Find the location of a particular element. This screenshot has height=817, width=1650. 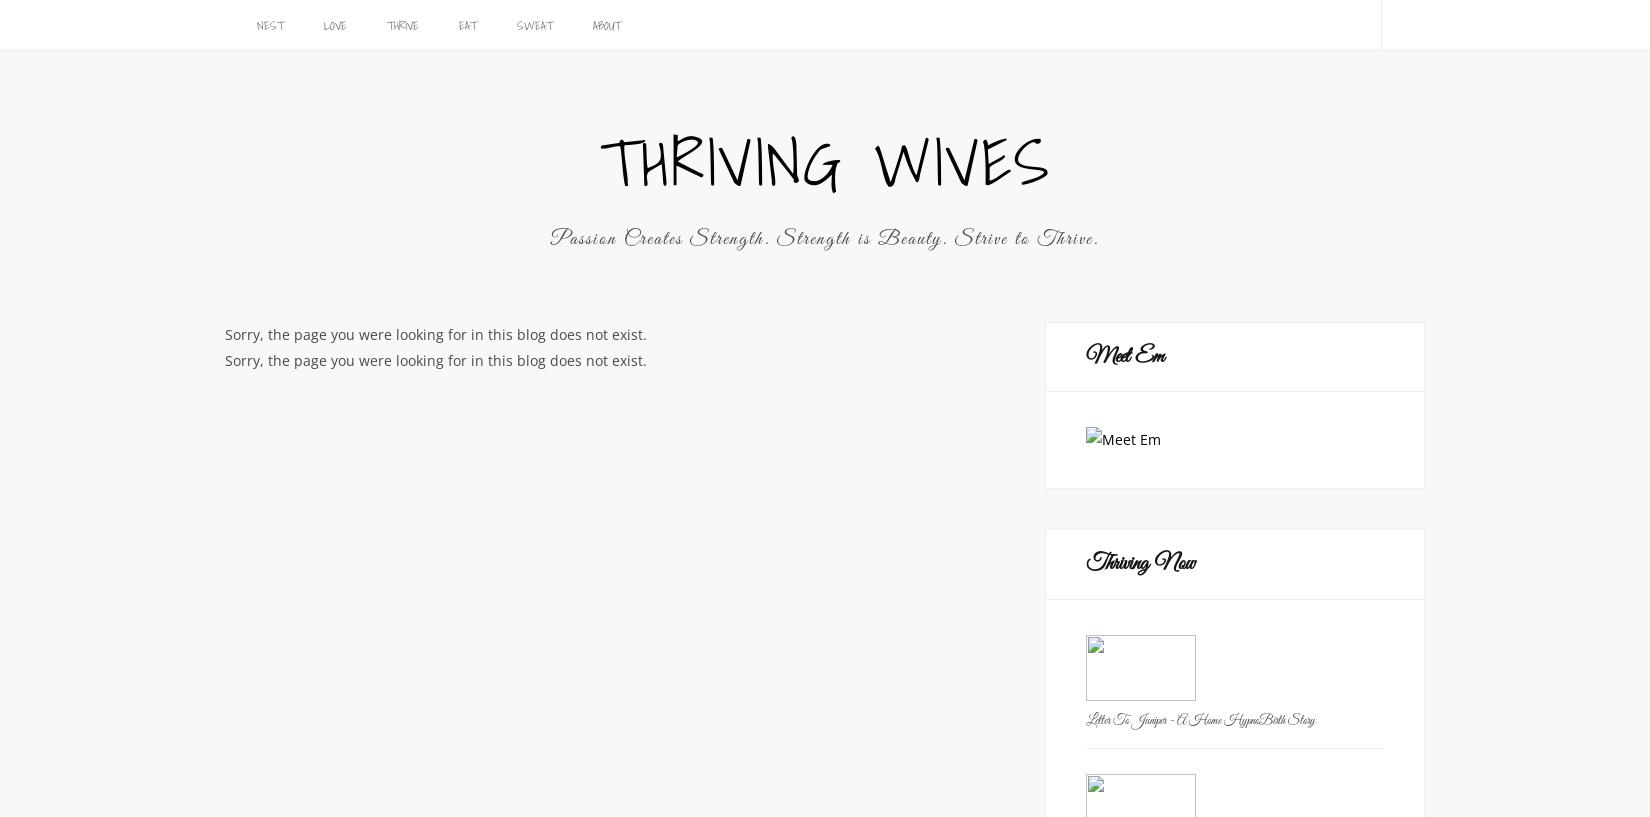

'SWEAT' is located at coordinates (515, 24).